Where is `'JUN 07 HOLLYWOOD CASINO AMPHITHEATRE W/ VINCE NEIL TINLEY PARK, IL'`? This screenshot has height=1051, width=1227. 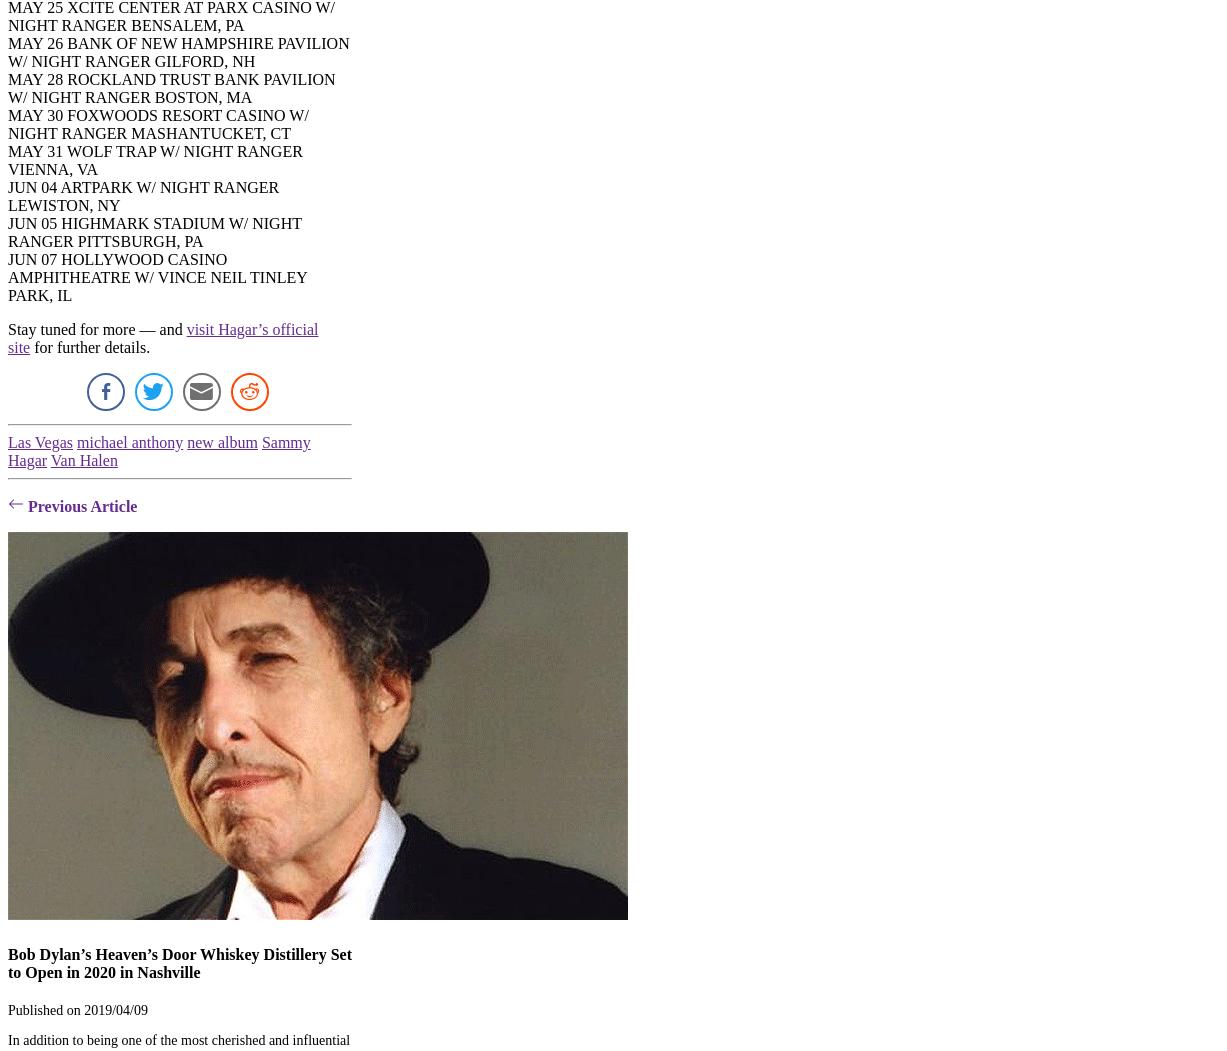
'JUN 07 HOLLYWOOD CASINO AMPHITHEATRE W/ VINCE NEIL TINLEY PARK, IL' is located at coordinates (156, 277).